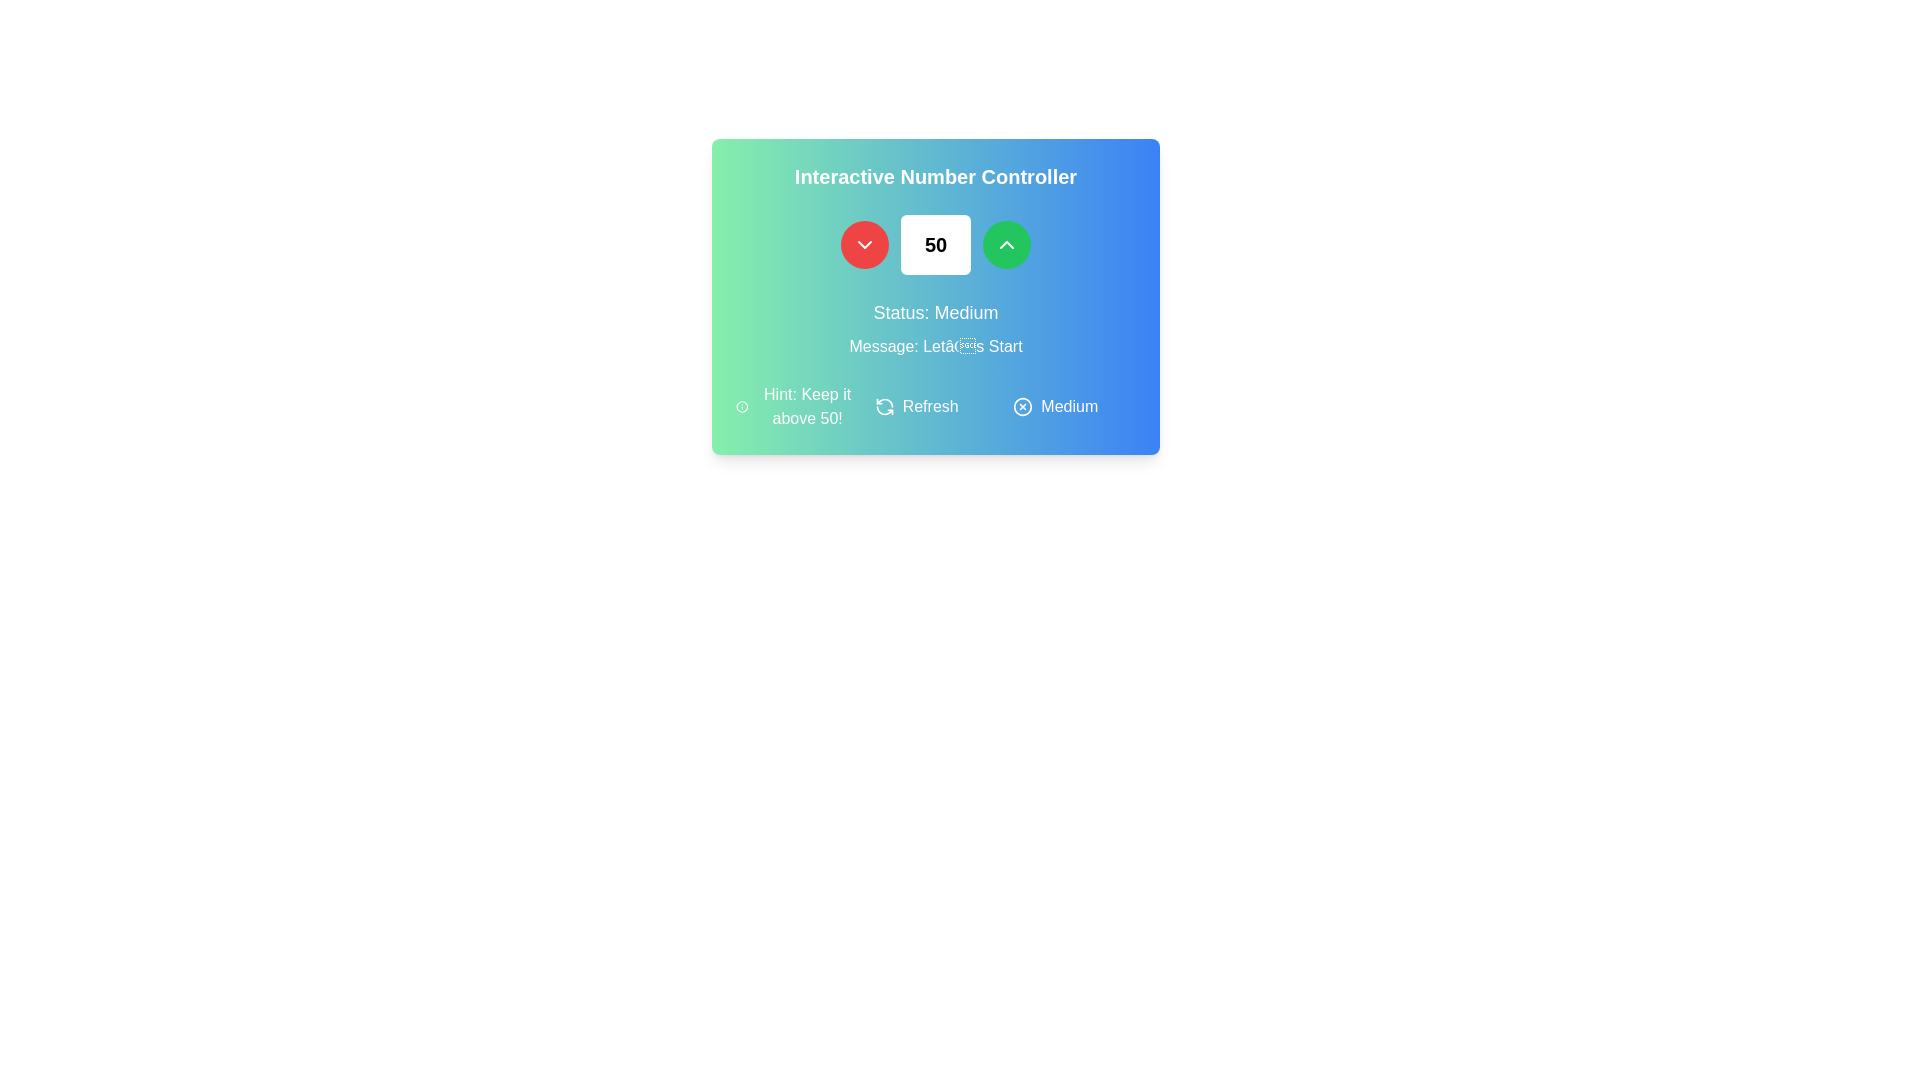  Describe the element at coordinates (935, 406) in the screenshot. I see `the 'Refresh' button, which features a circular arrow icon and is positioned centrally in the bottom area of the panel, between the 'Hint: Keep it above 50!' and 'Medium' elements` at that location.